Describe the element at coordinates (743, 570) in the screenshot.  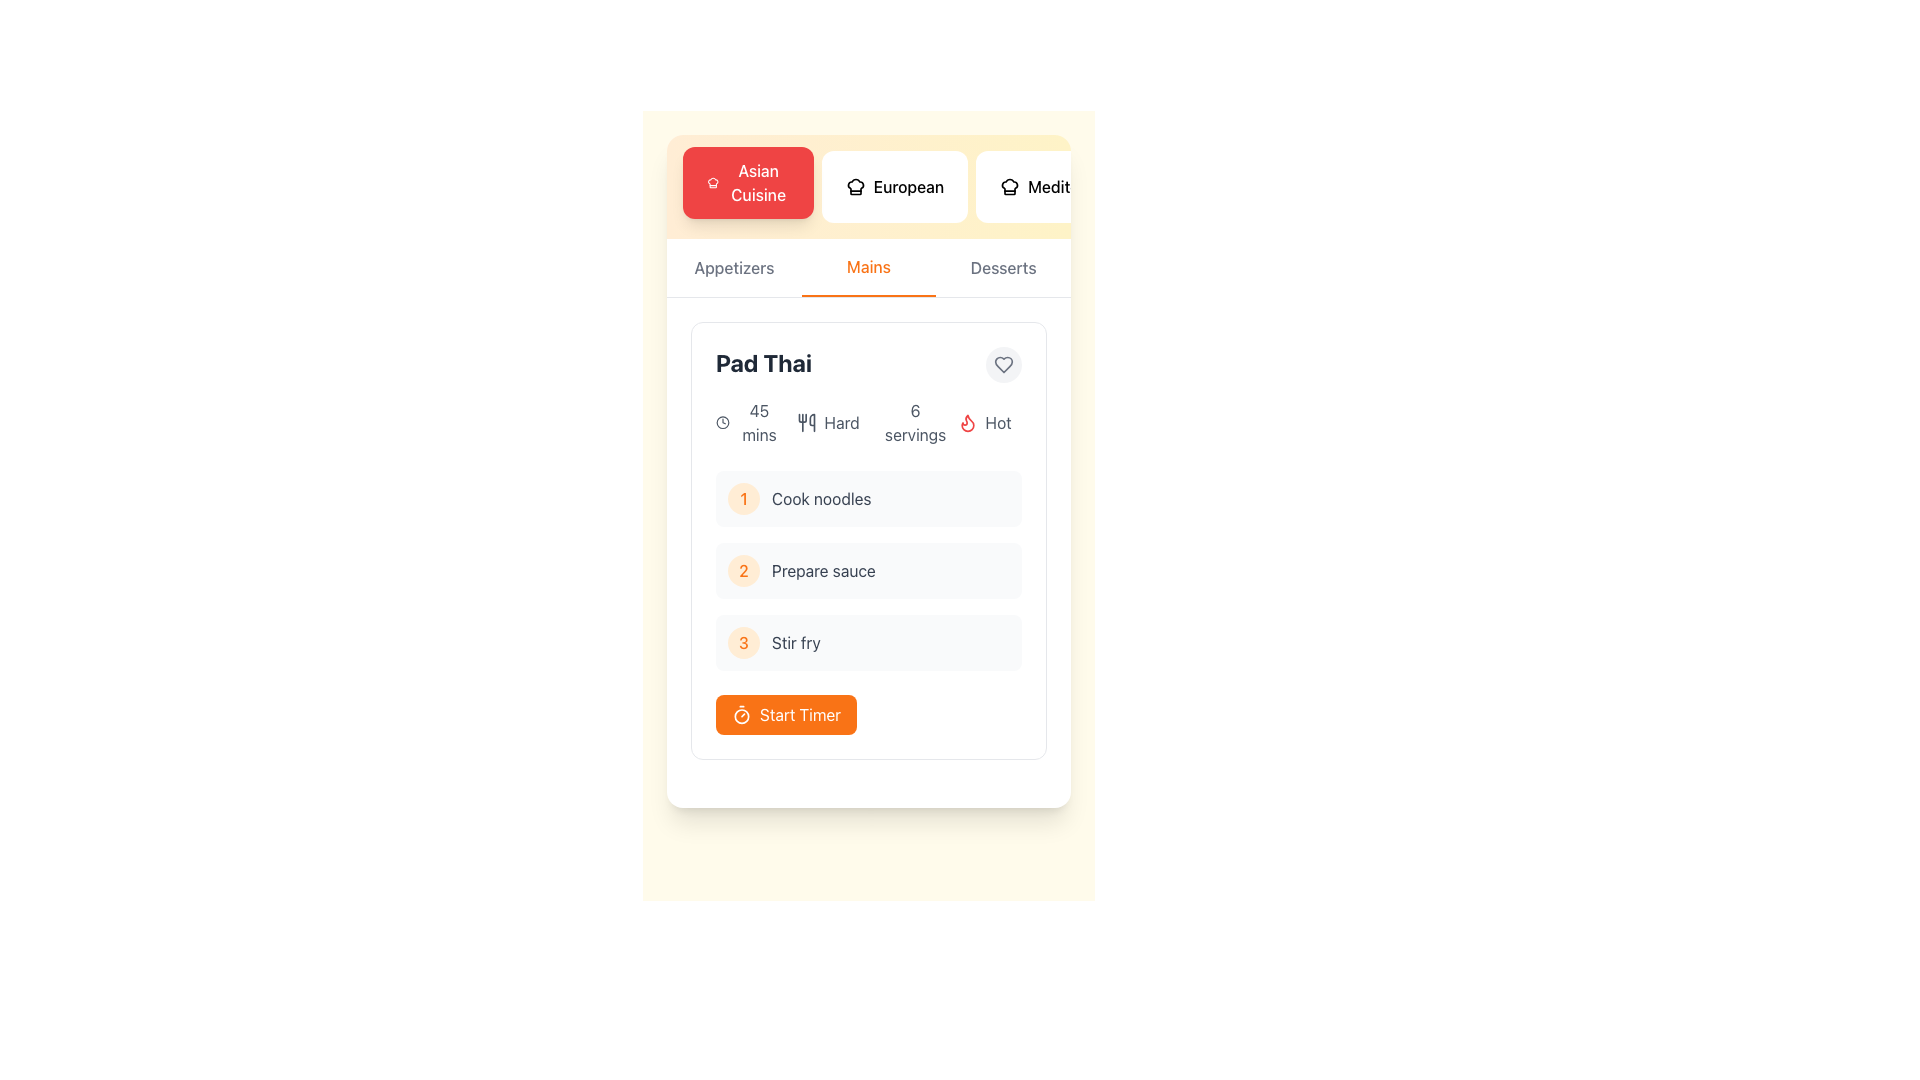
I see `the Step Indicator which is a circular component with an orange-colored filled numeral '2' in its center, indicating the second step titled 'Prepare sauce' in the 'Pad Thai' card` at that location.